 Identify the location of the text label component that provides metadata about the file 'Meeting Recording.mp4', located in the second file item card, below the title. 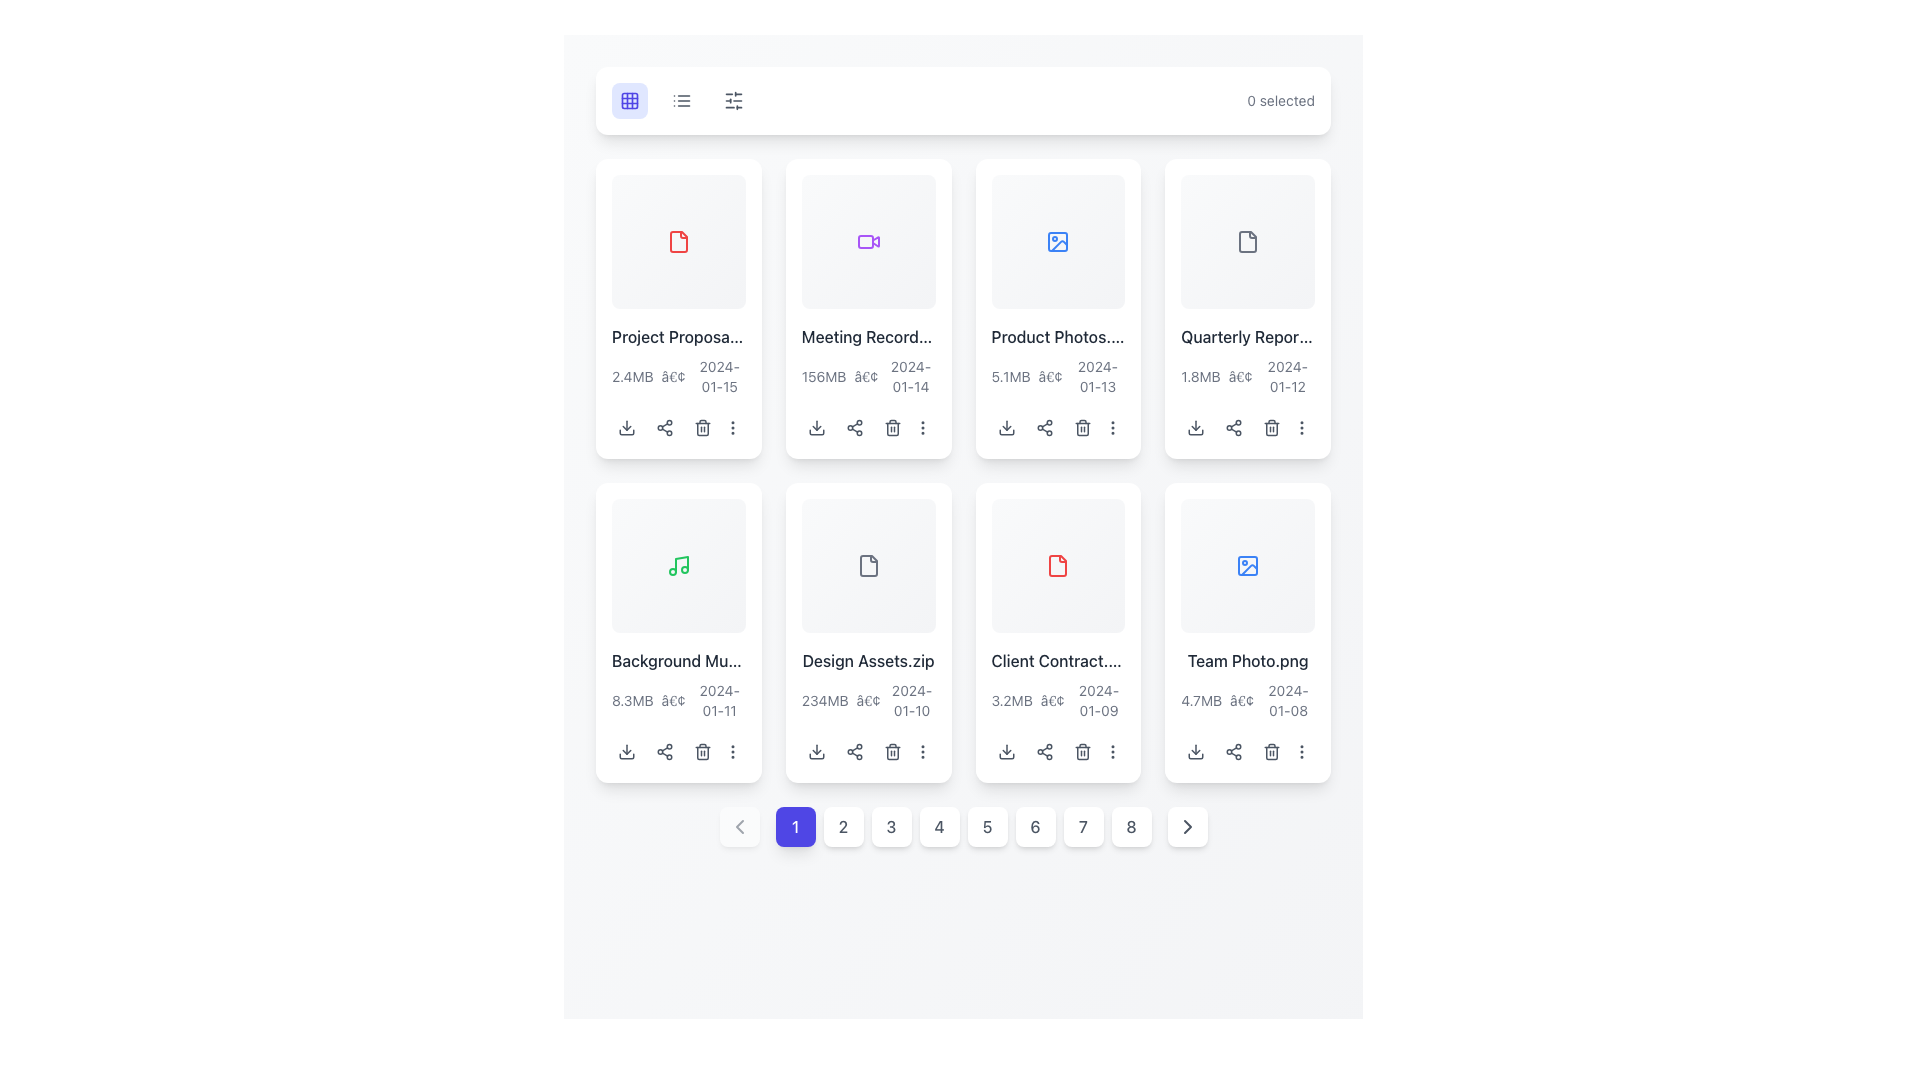
(868, 376).